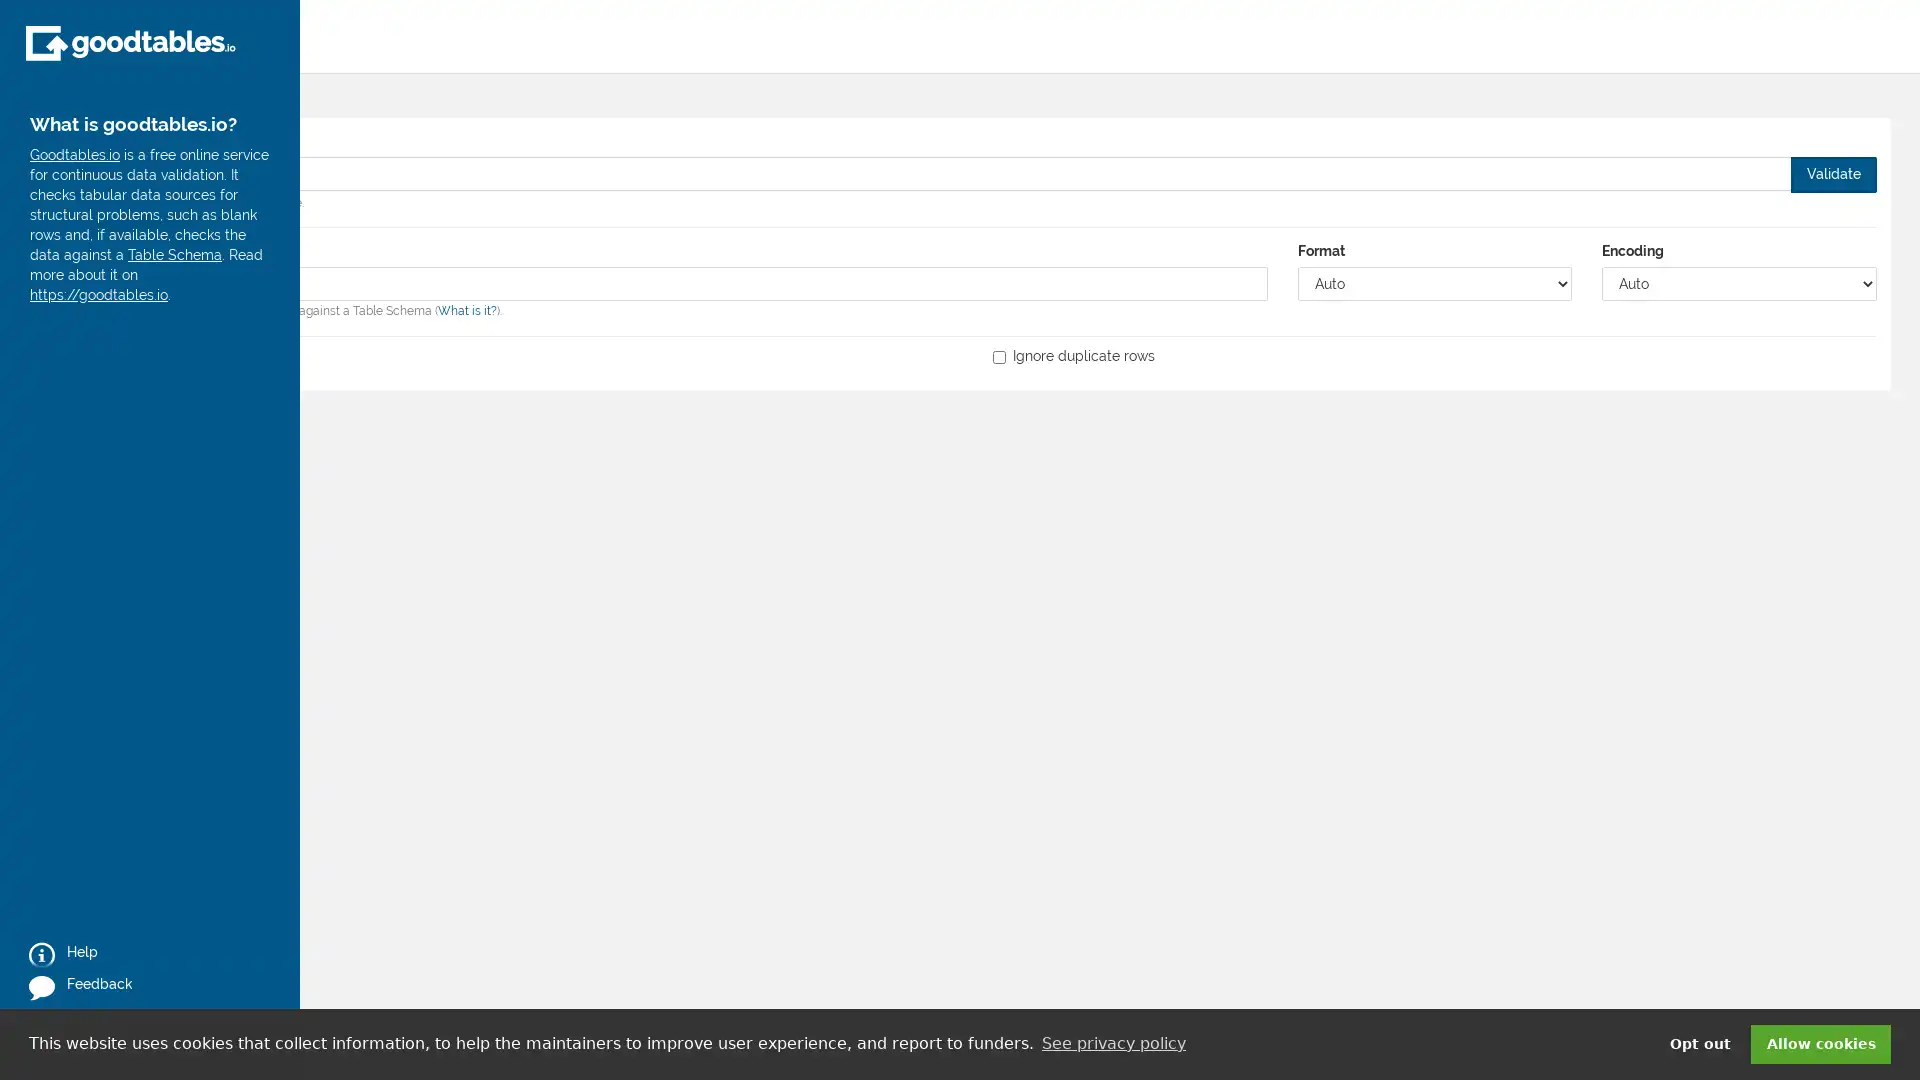 This screenshot has width=1920, height=1080. What do you see at coordinates (1820, 1043) in the screenshot?
I see `dismiss cookie message` at bounding box center [1820, 1043].